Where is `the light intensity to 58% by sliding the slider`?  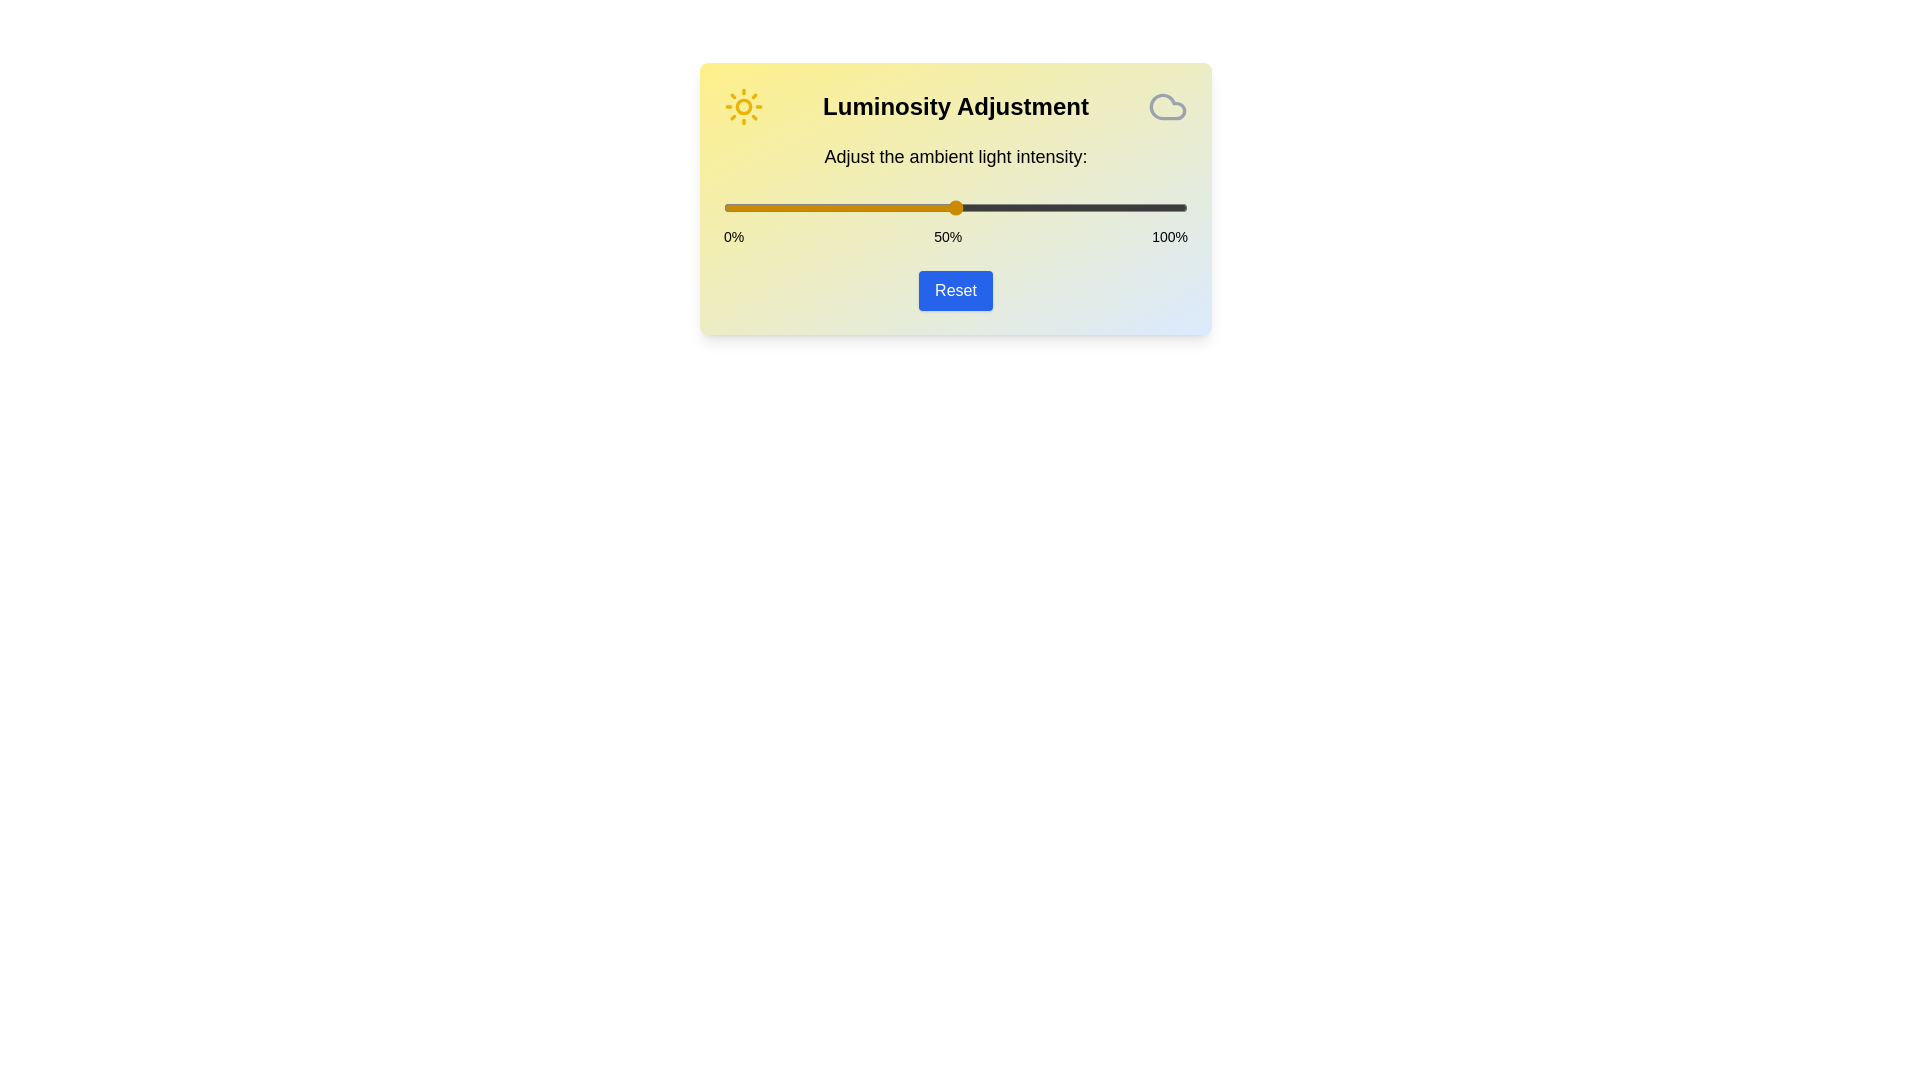 the light intensity to 58% by sliding the slider is located at coordinates (993, 208).